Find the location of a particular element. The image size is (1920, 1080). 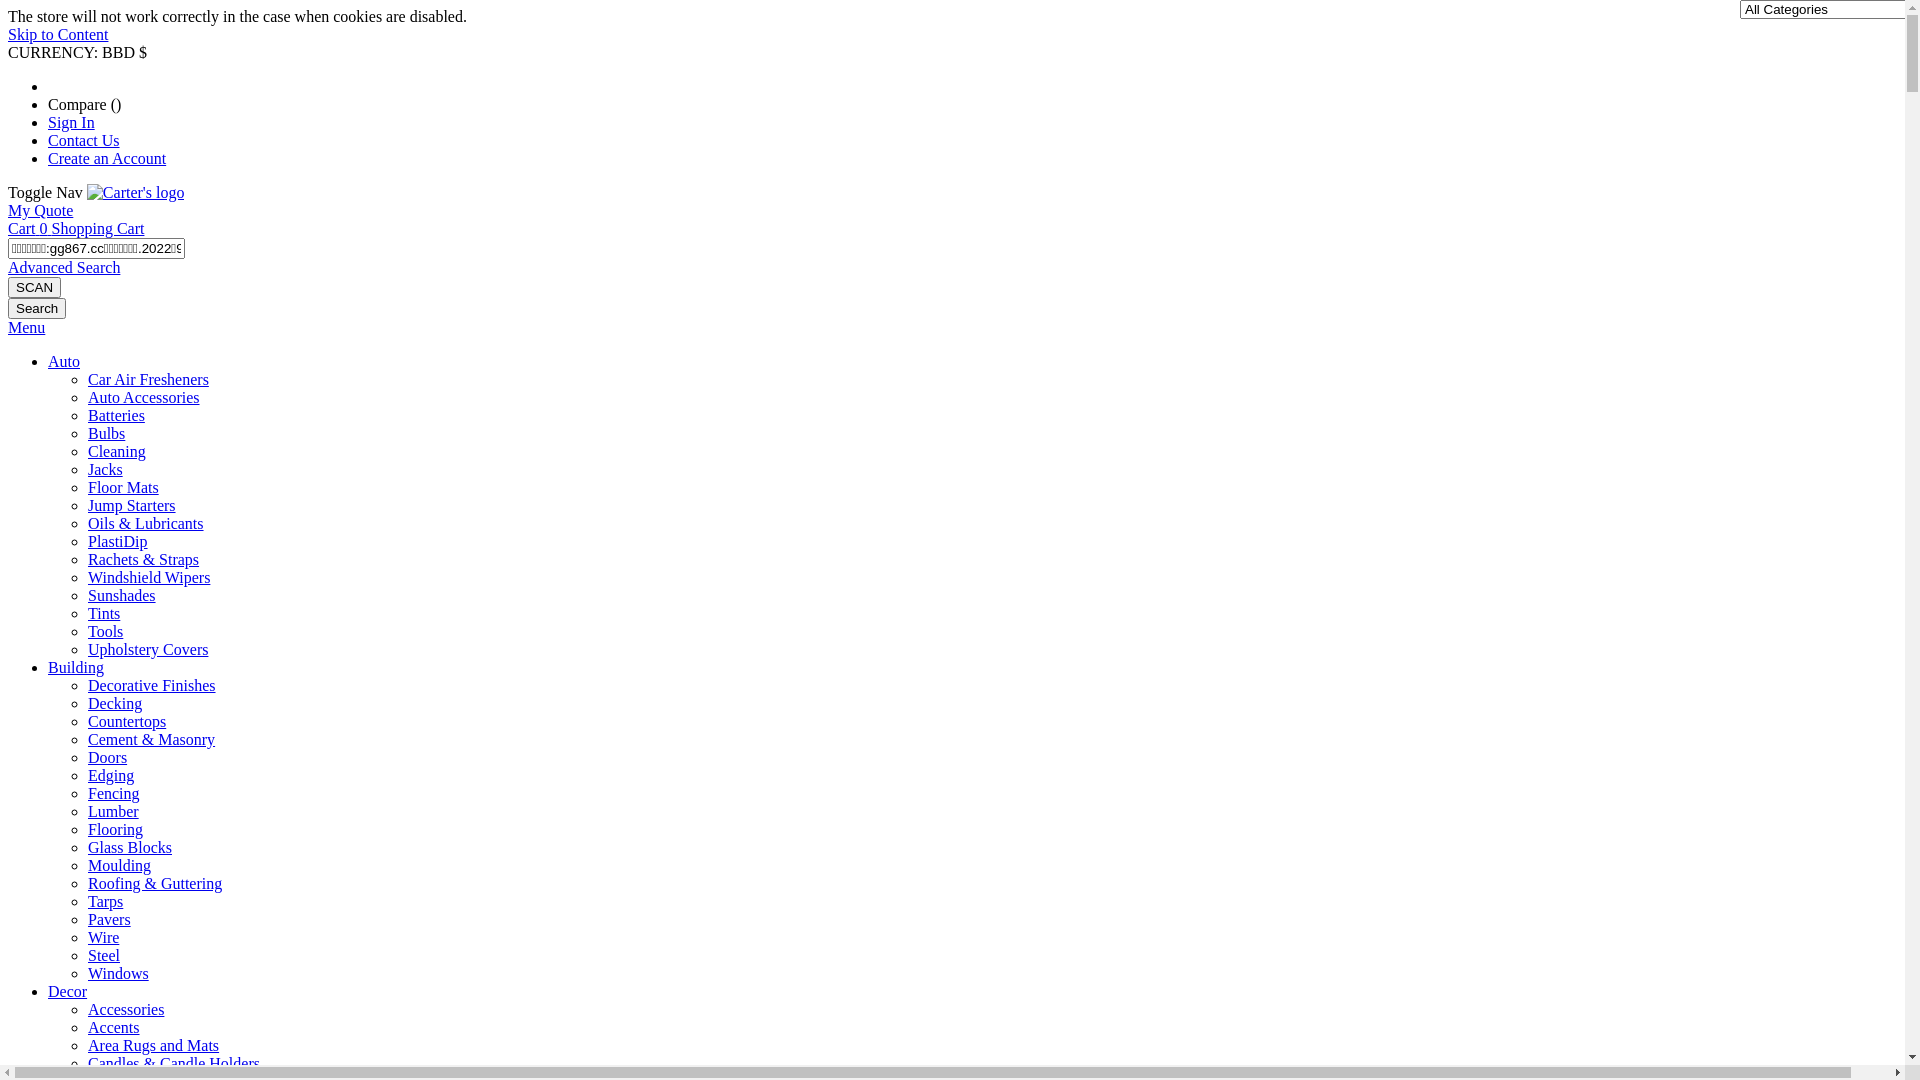

'Doors' is located at coordinates (86, 757).